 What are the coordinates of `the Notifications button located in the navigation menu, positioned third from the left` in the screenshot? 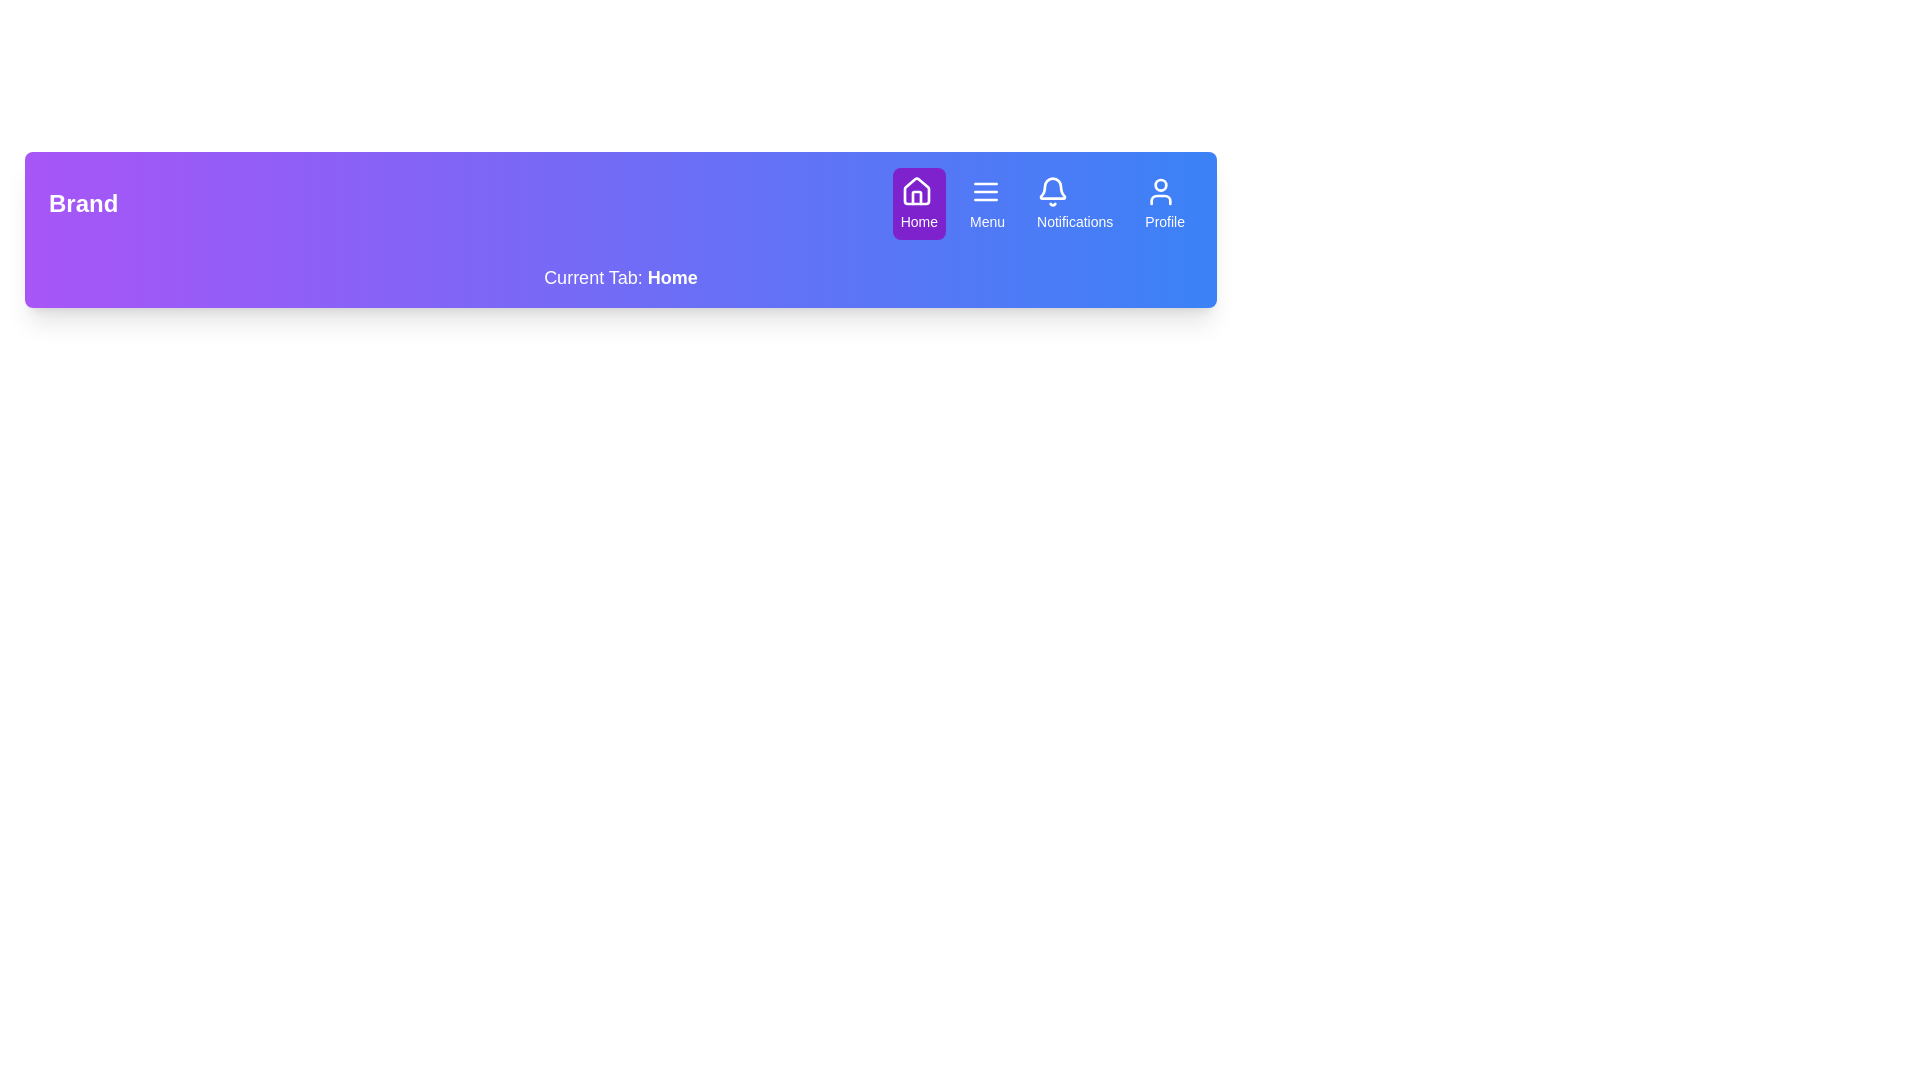 It's located at (1074, 204).